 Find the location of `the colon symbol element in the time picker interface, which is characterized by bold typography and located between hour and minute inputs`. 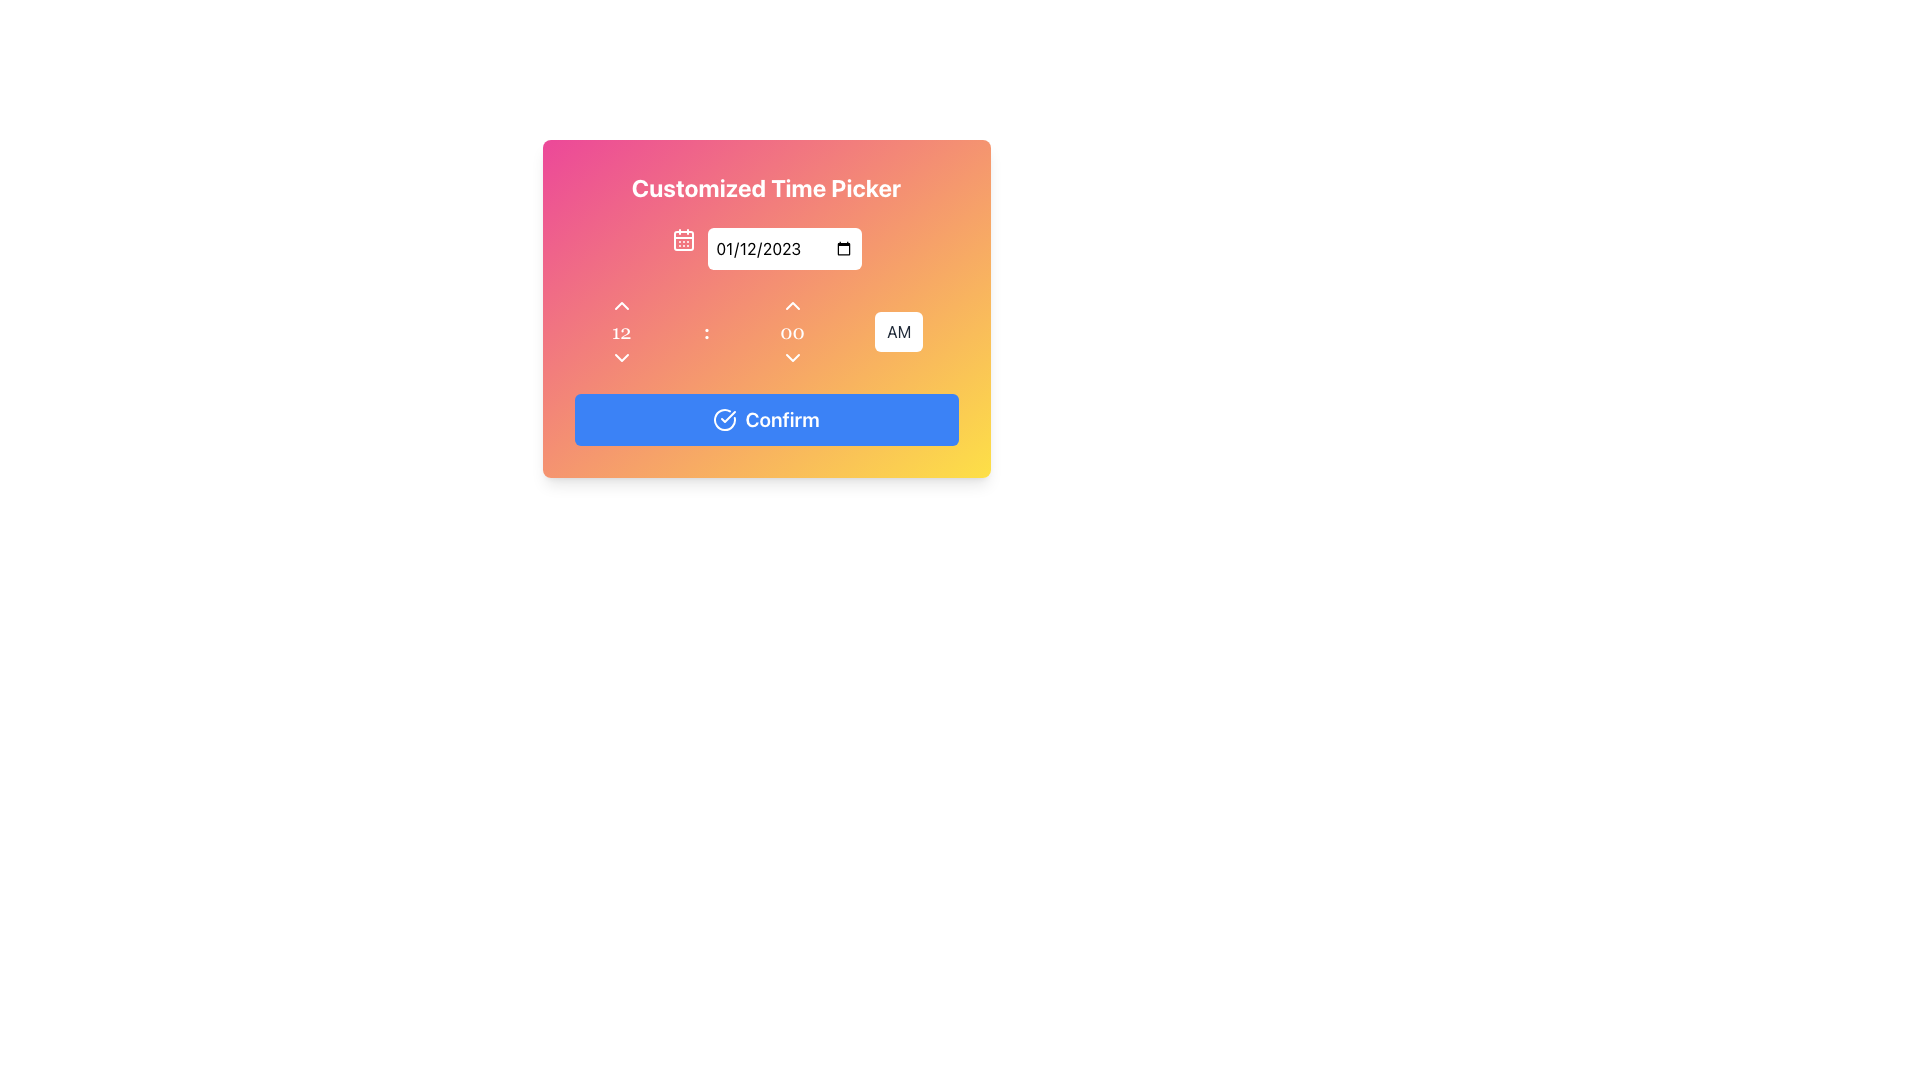

the colon symbol element in the time picker interface, which is characterized by bold typography and located between hour and minute inputs is located at coordinates (706, 330).